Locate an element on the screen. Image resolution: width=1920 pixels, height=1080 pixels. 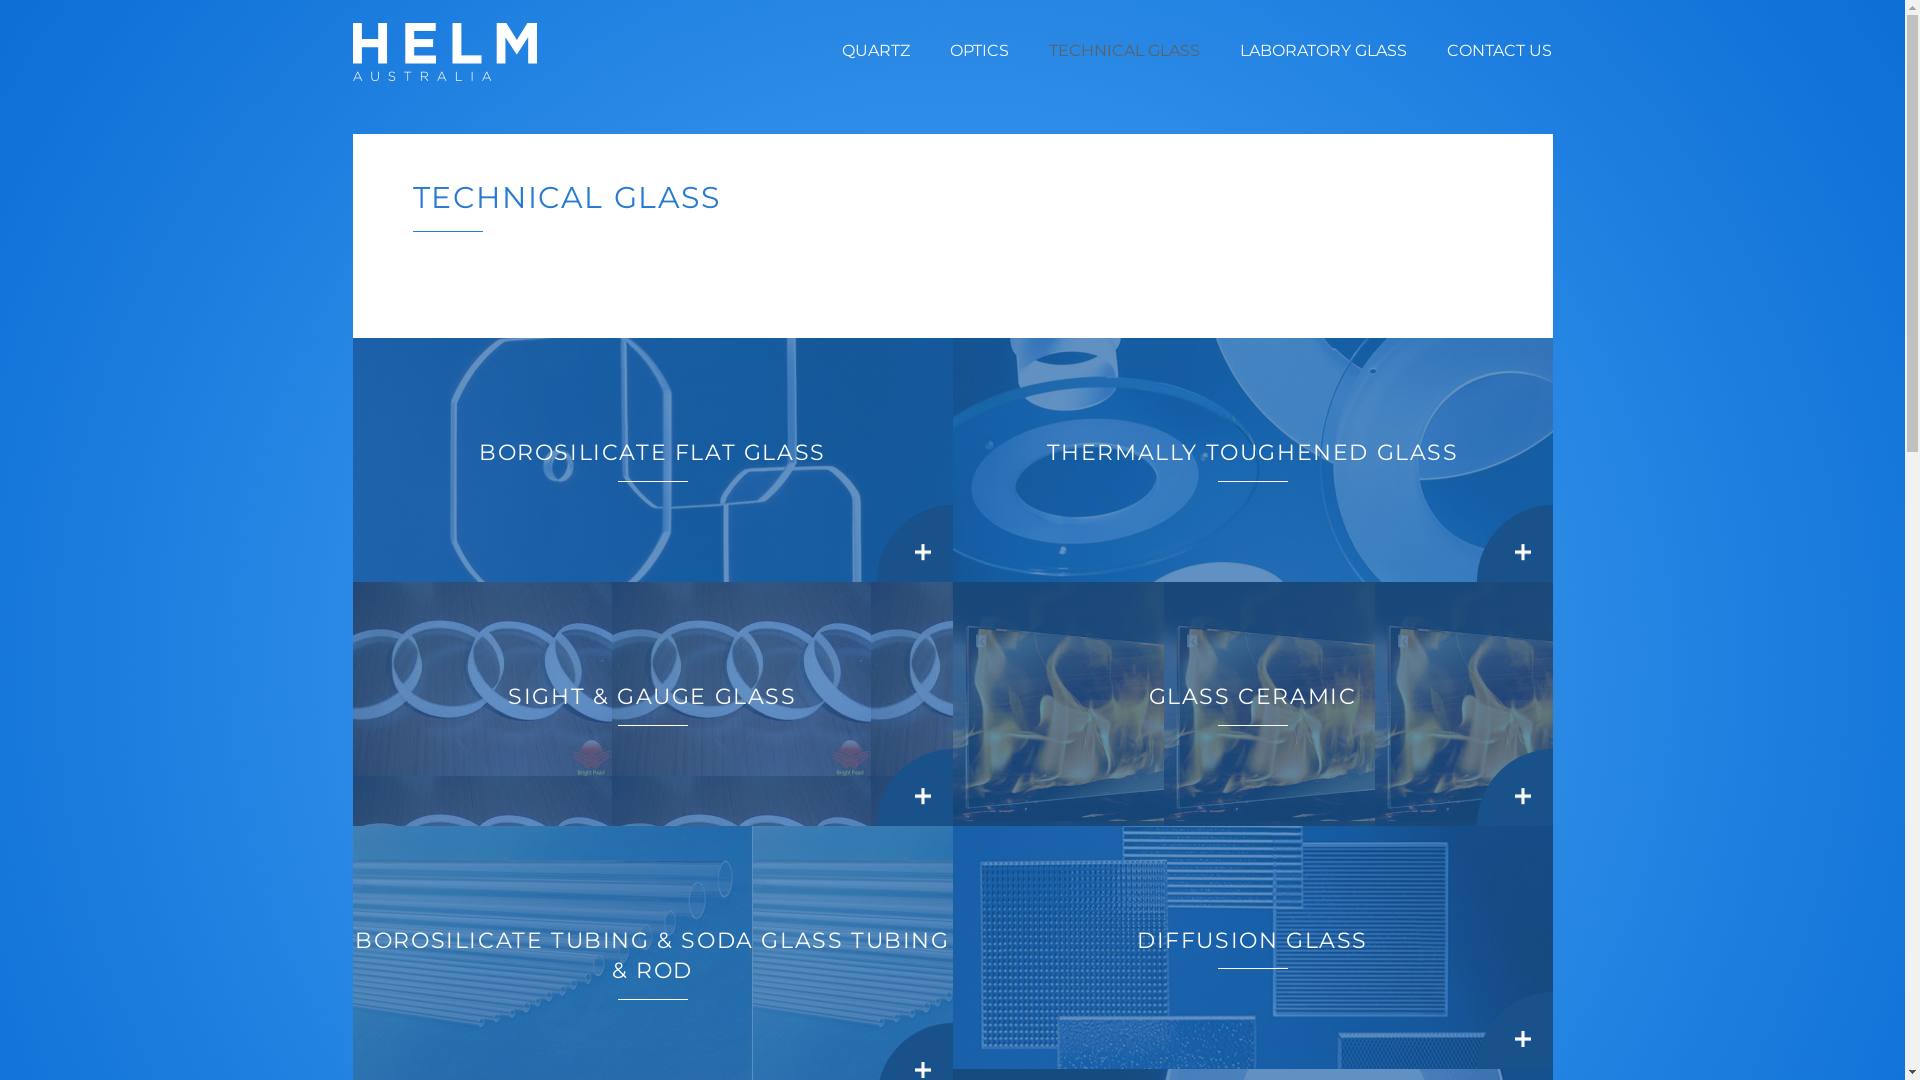
'SIGHT & GAUGE GLASS' is located at coordinates (652, 703).